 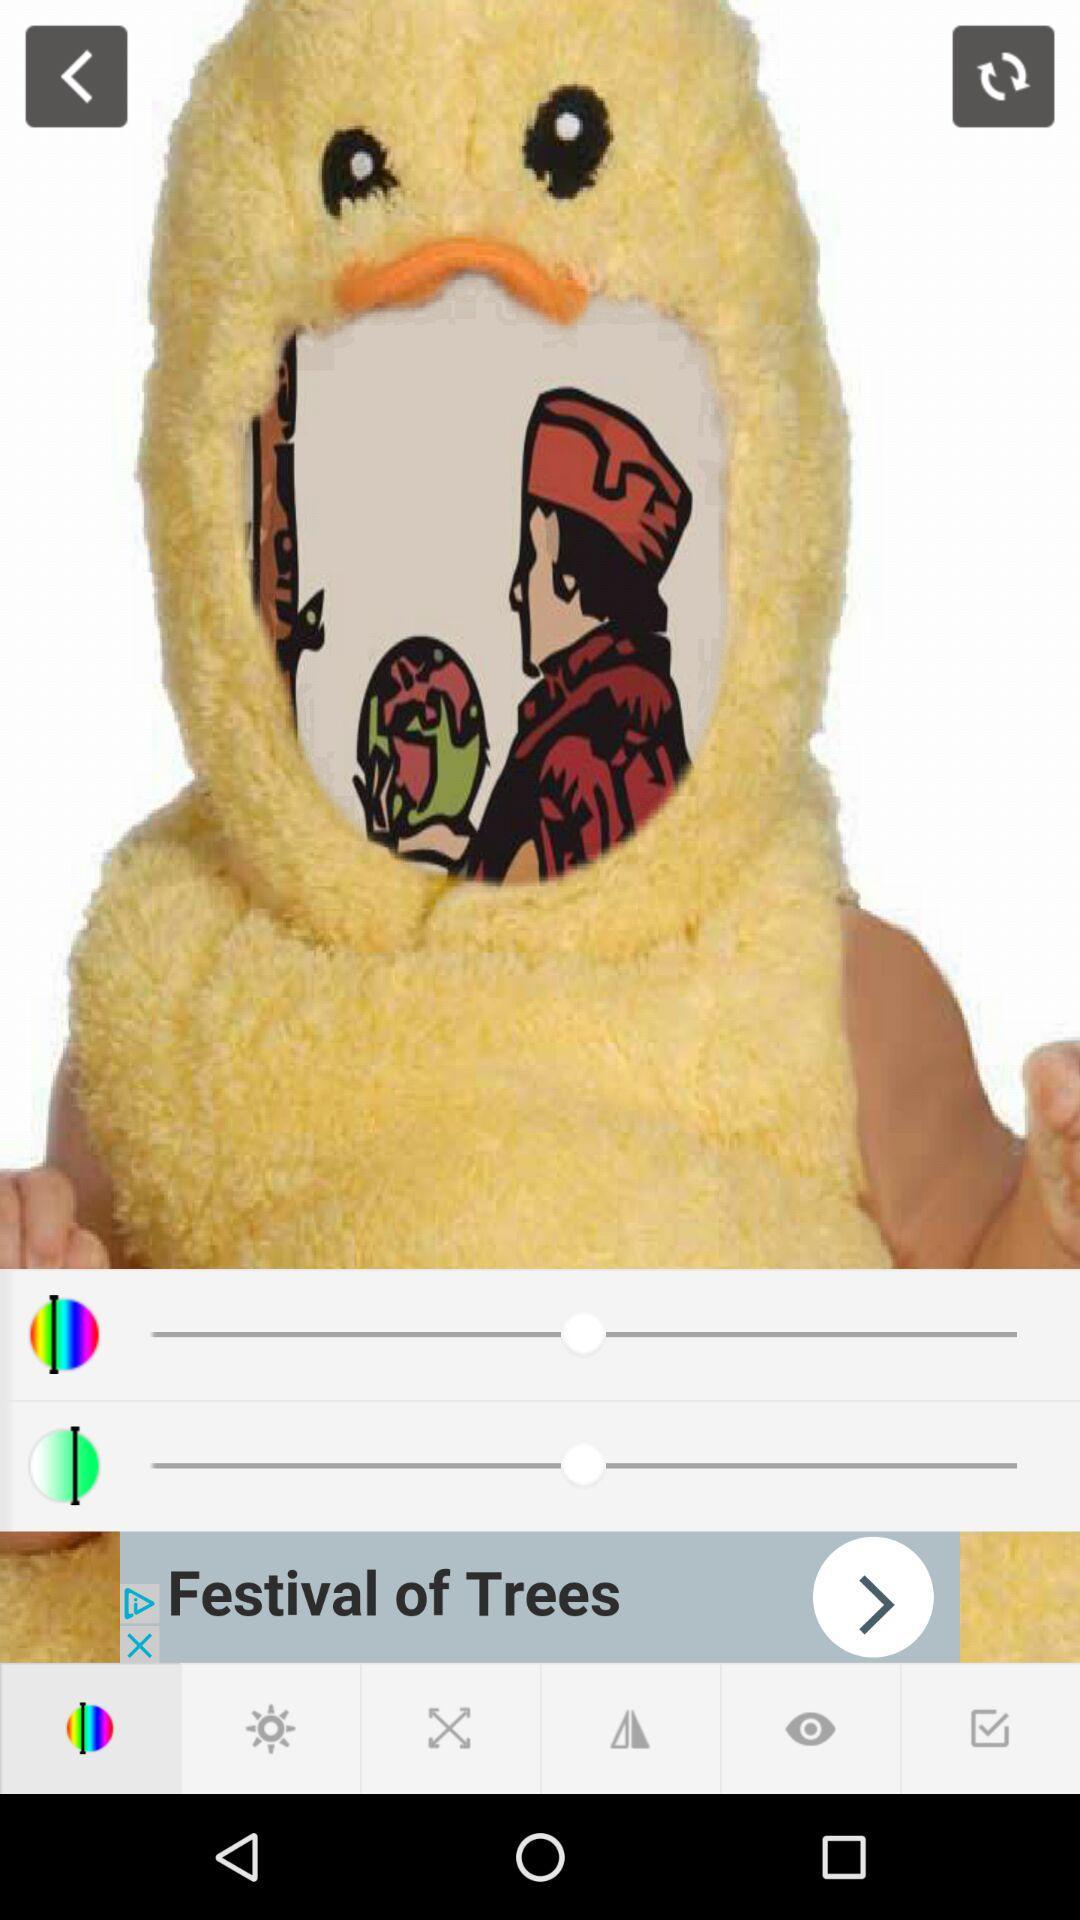 I want to click on vidio watch button, so click(x=810, y=1727).